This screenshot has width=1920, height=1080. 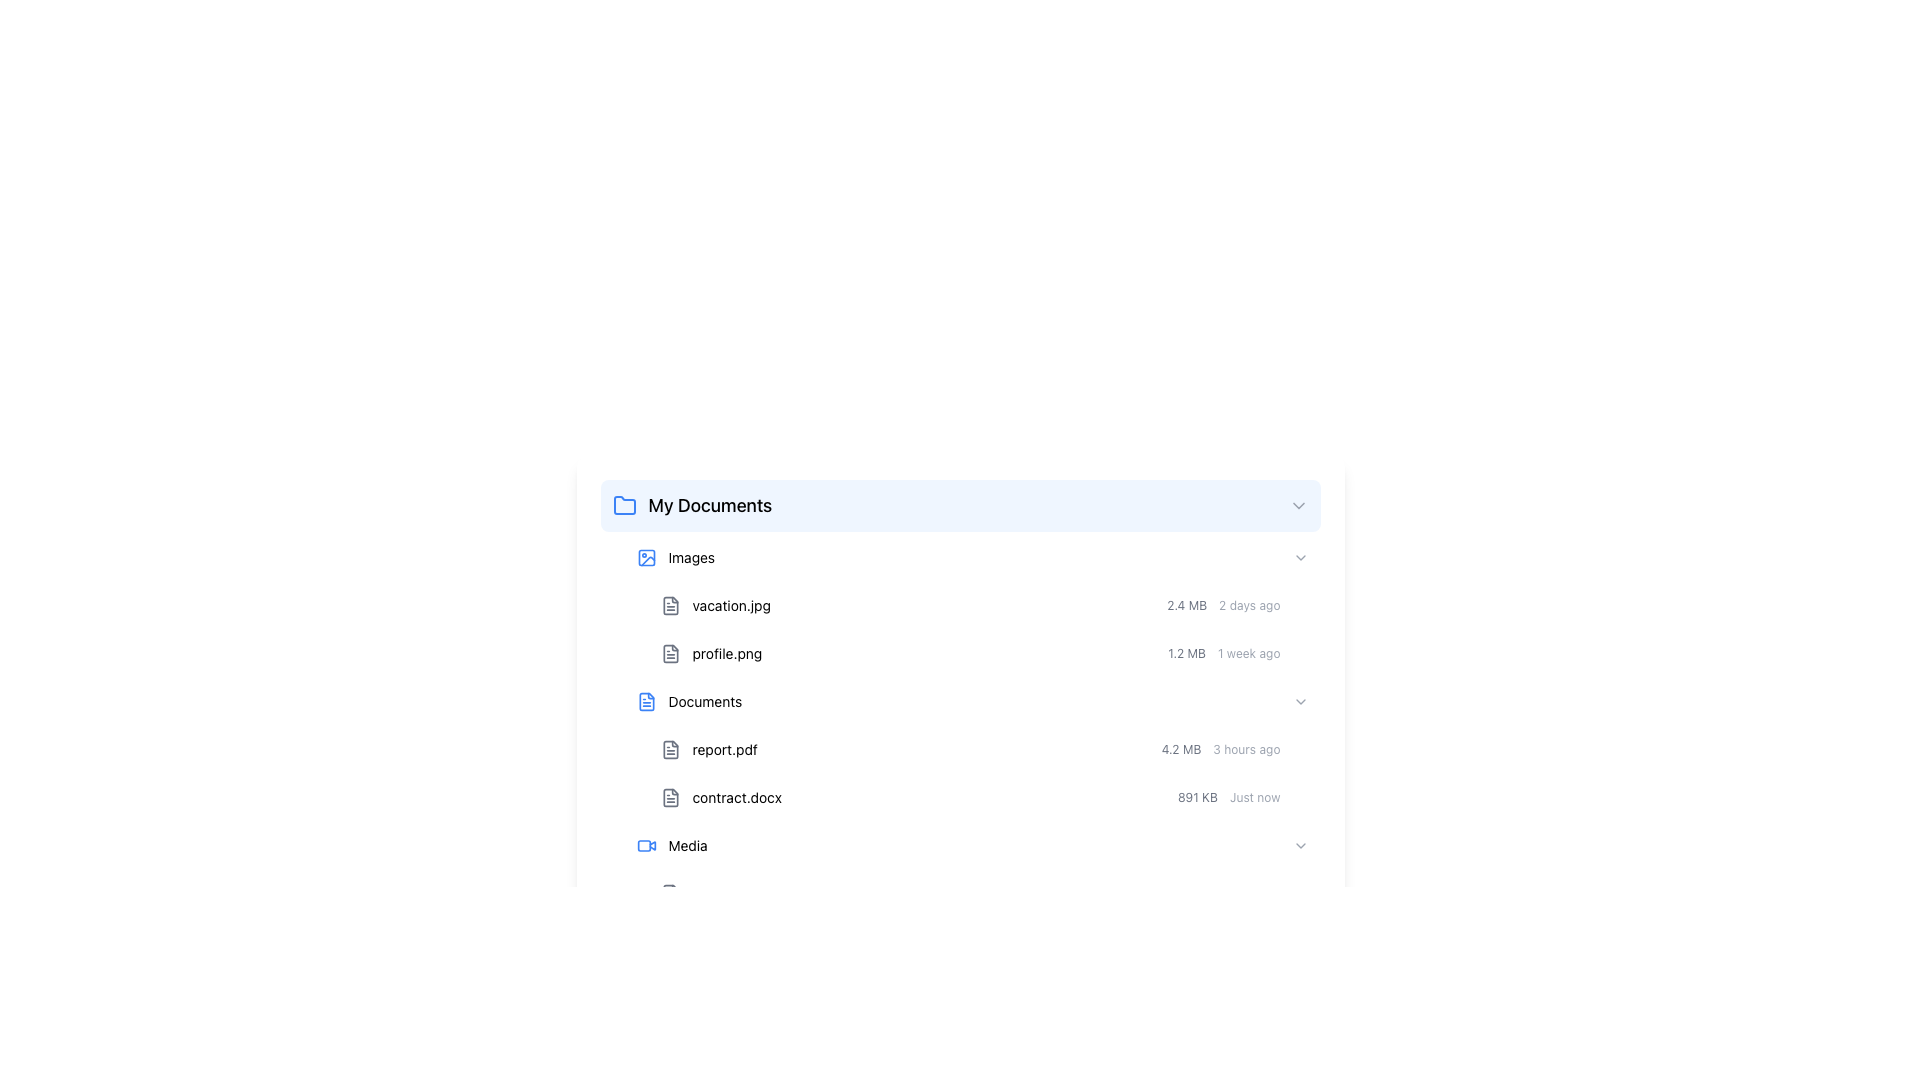 What do you see at coordinates (646, 558) in the screenshot?
I see `the decorative visual component that enhances the folder icon representation, located to the left of the text label 'Images'` at bounding box center [646, 558].